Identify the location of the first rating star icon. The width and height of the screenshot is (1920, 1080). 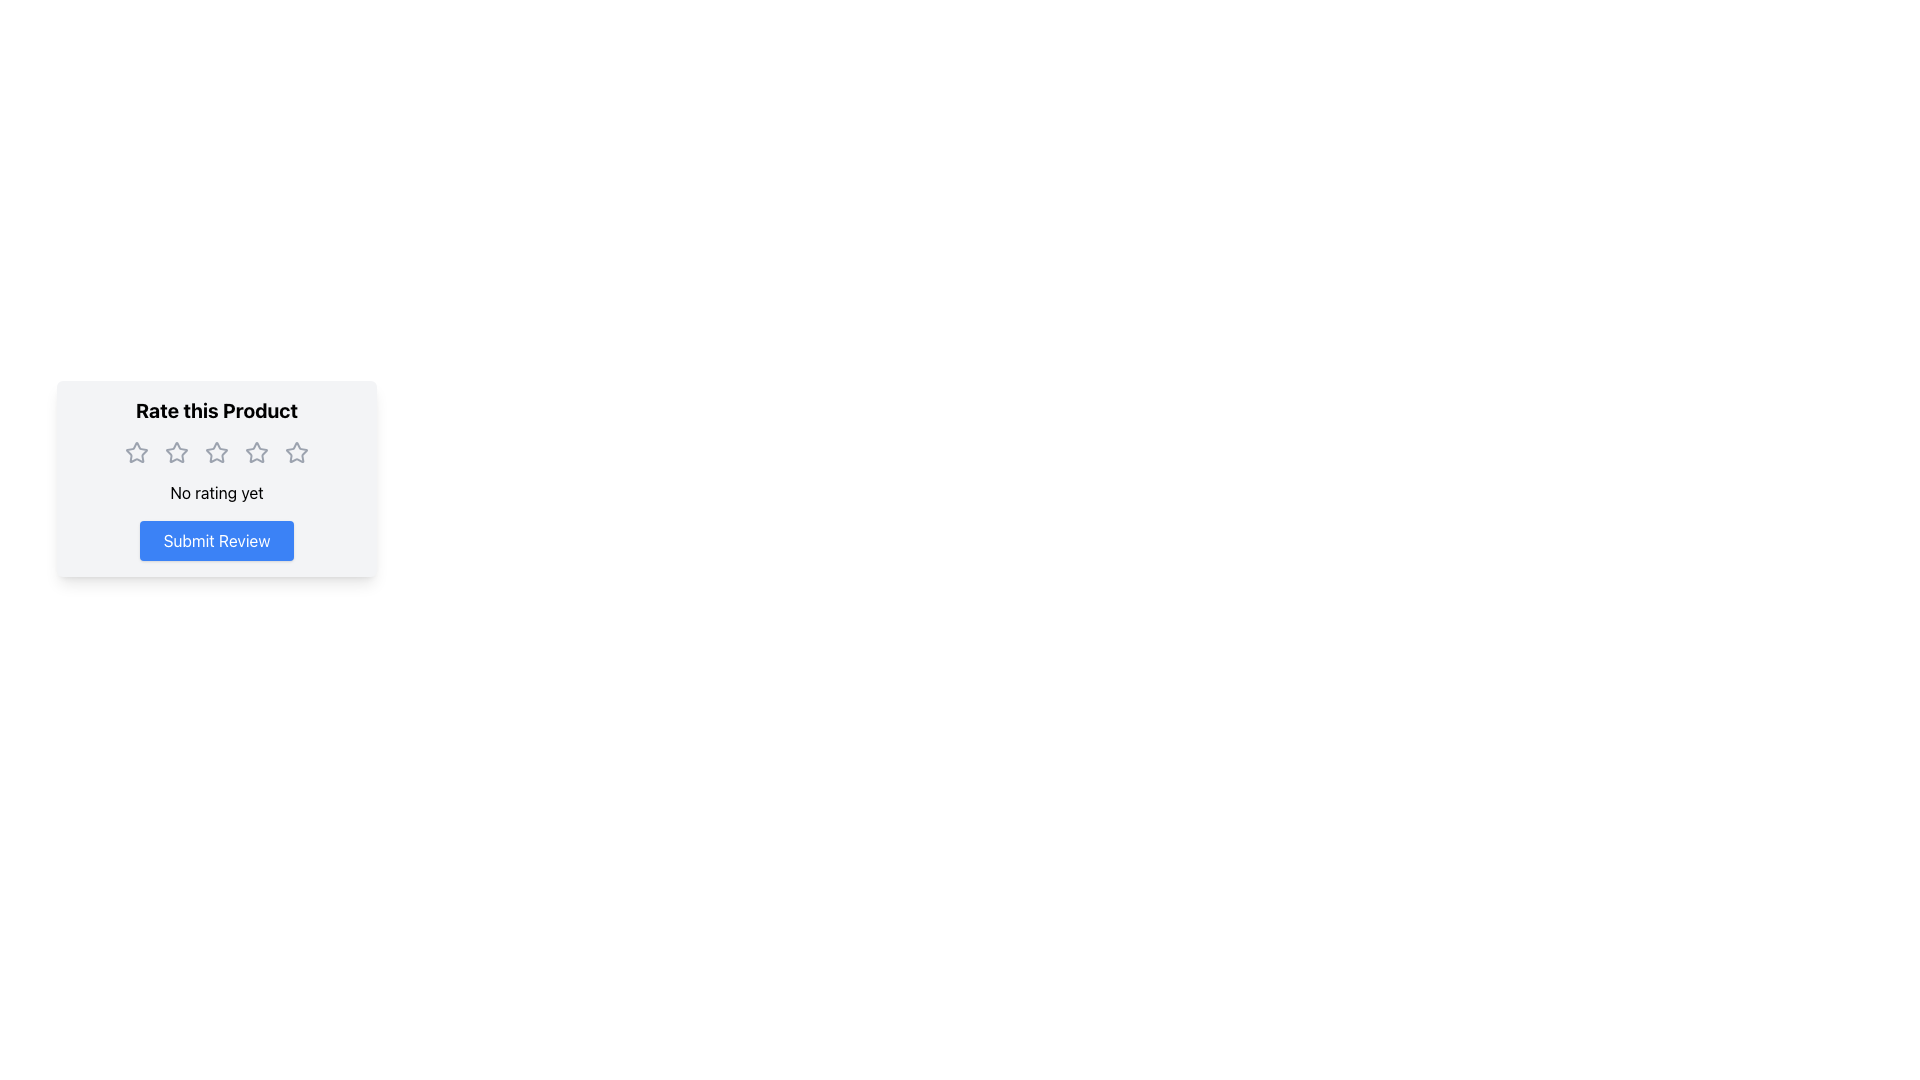
(136, 452).